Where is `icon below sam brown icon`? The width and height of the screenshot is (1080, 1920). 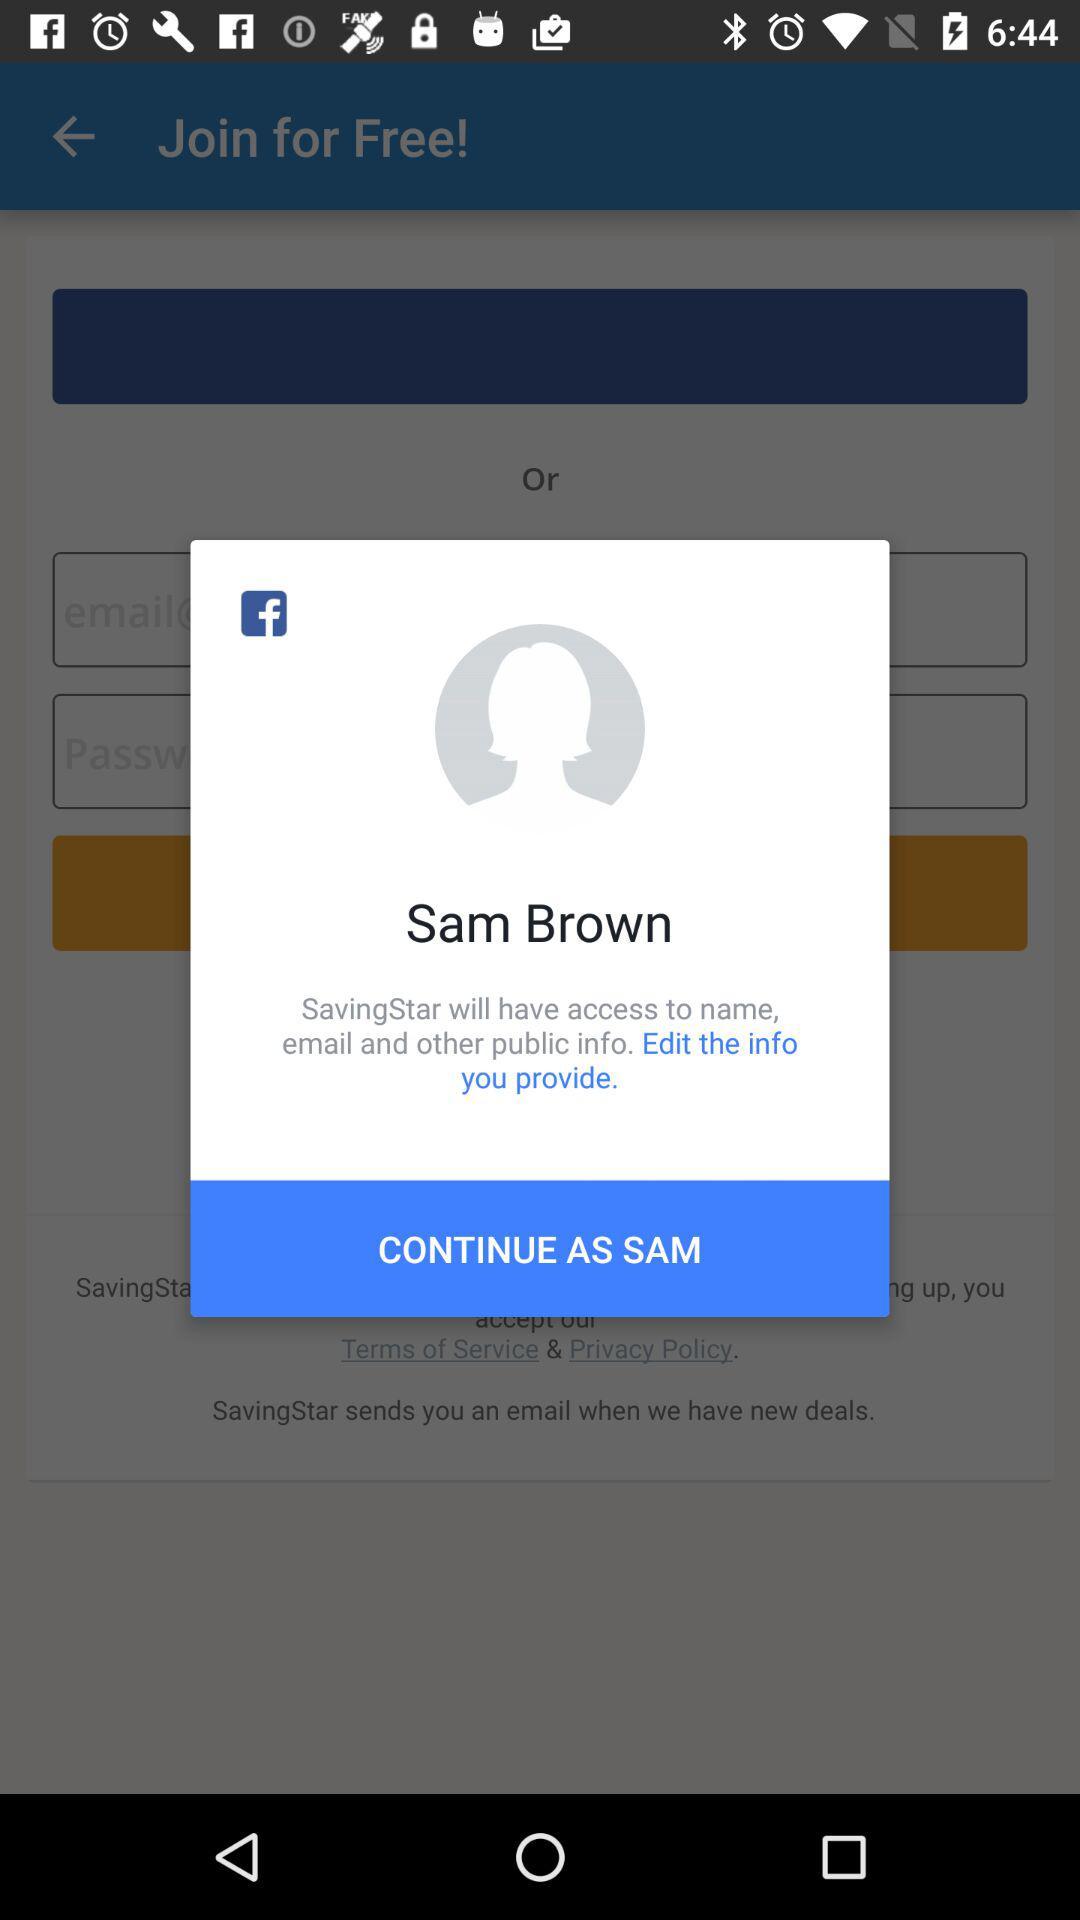
icon below sam brown icon is located at coordinates (540, 1041).